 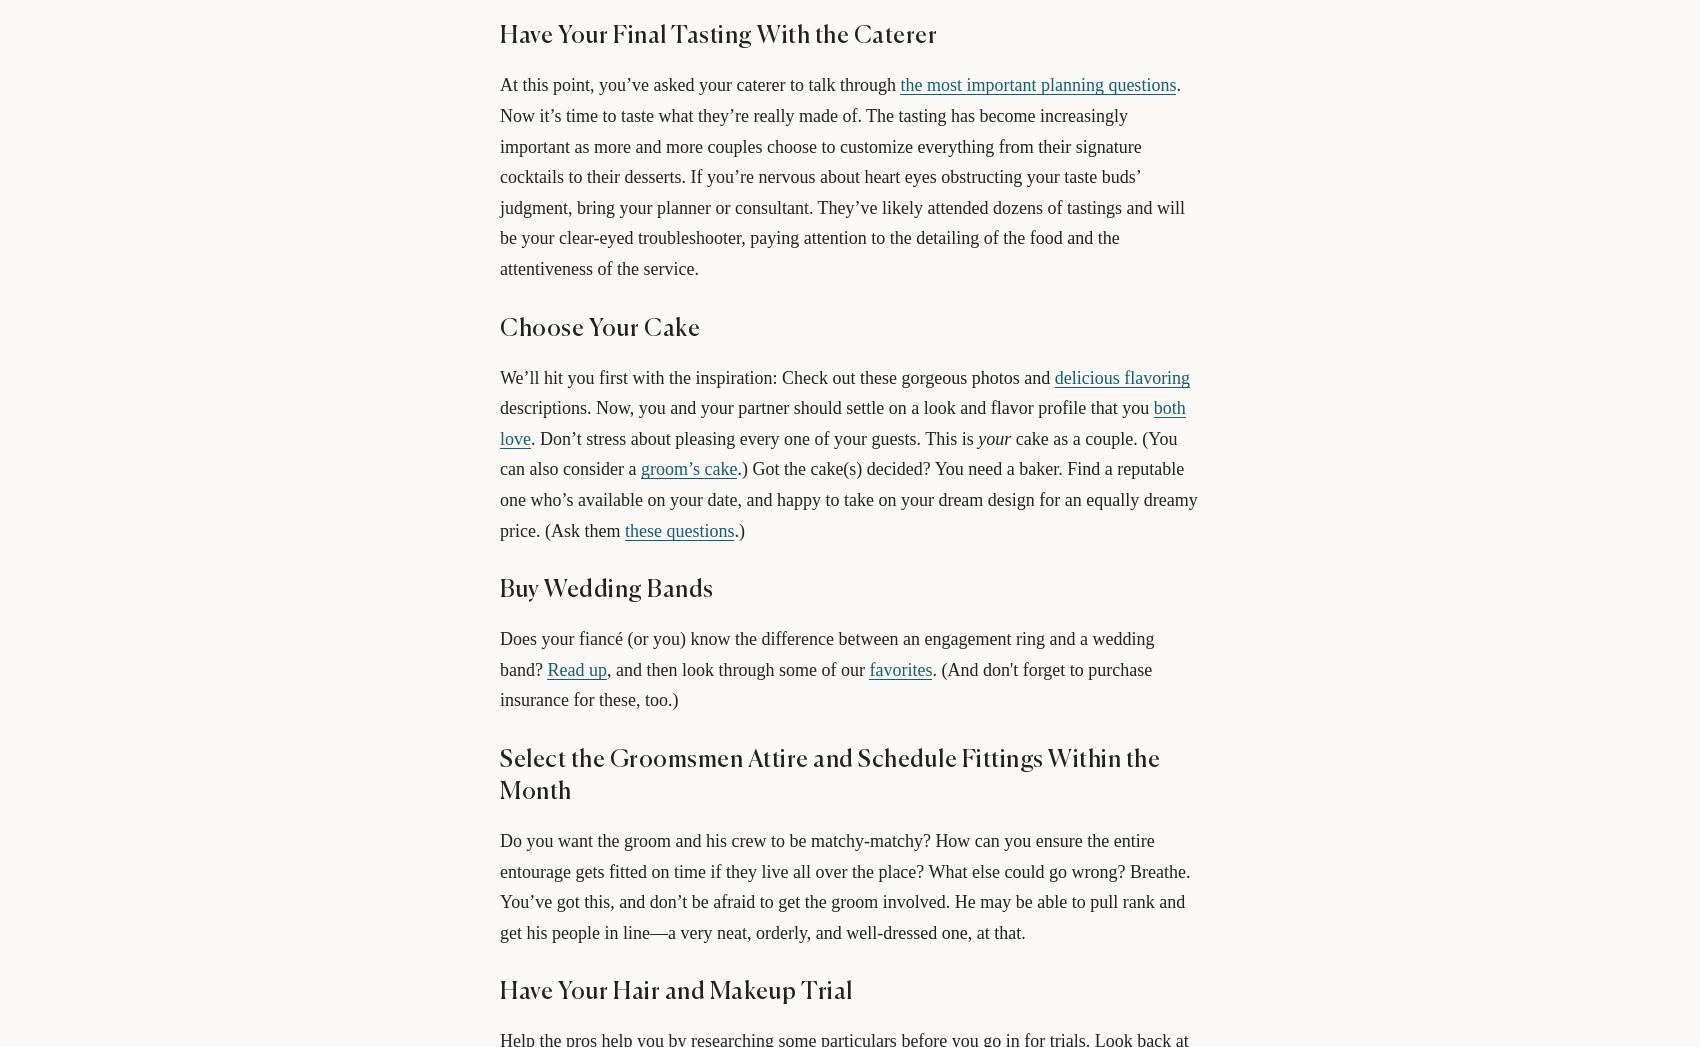 I want to click on 'Have Your Hair and Makeup Trial', so click(x=499, y=991).